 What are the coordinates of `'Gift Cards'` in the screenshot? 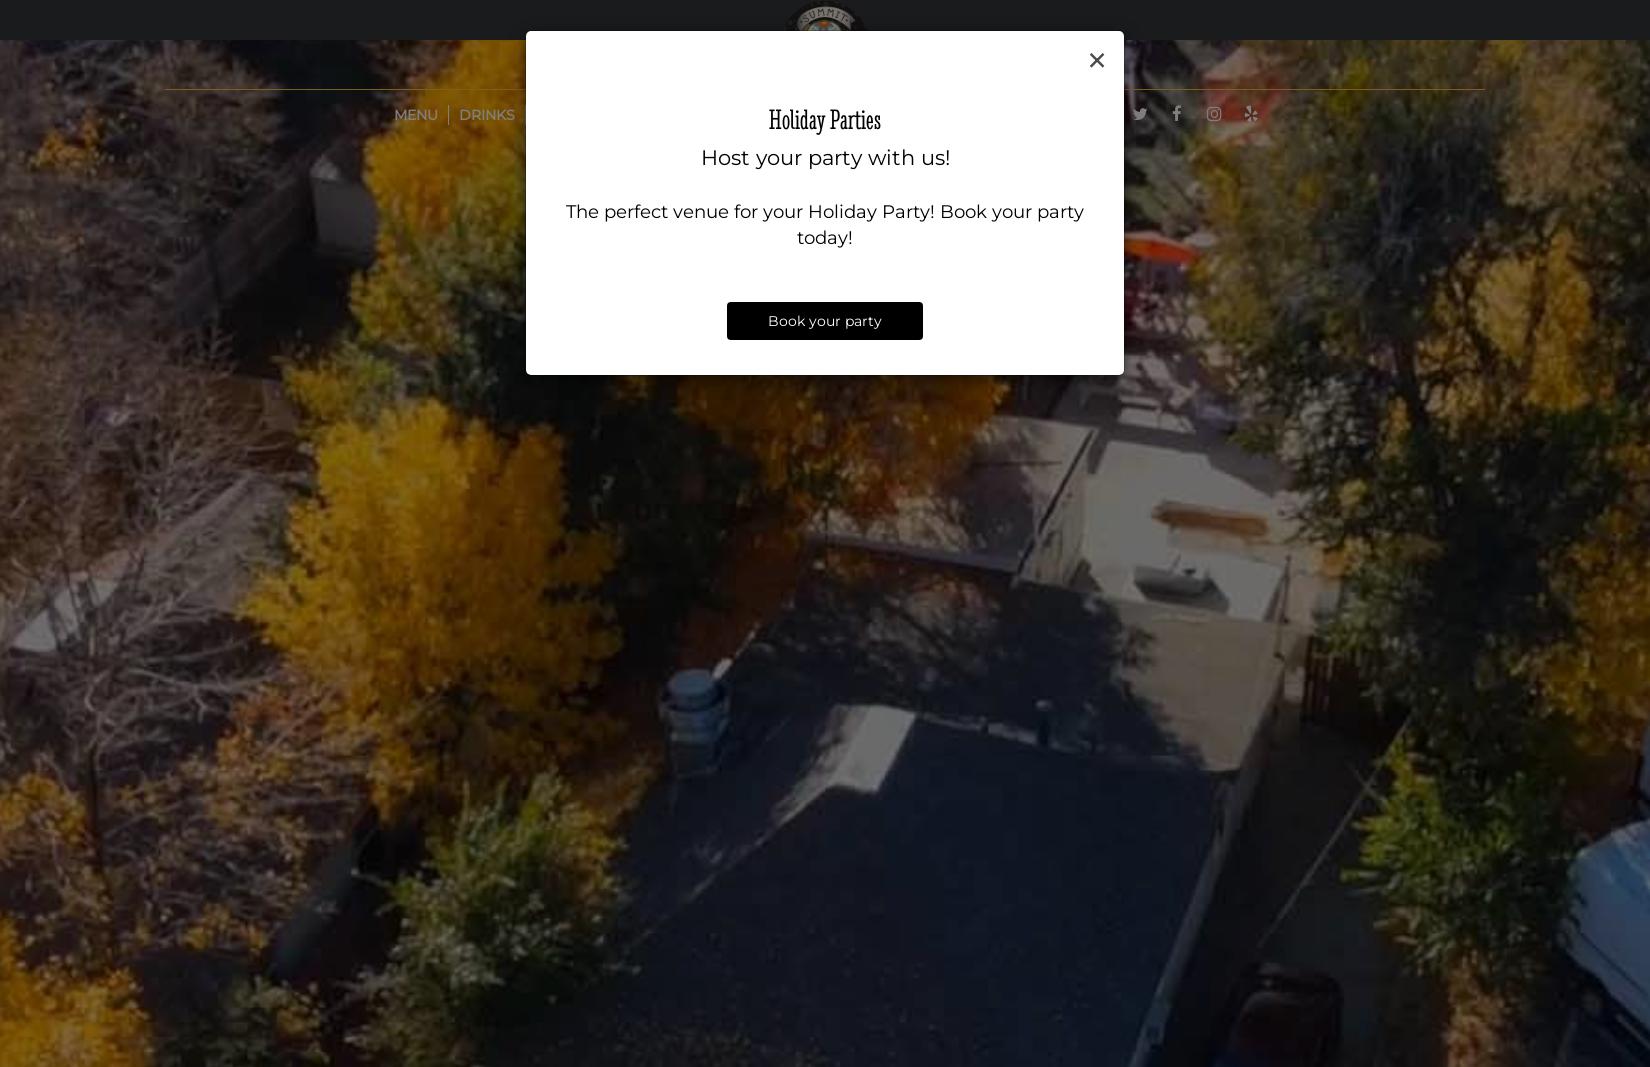 It's located at (935, 114).